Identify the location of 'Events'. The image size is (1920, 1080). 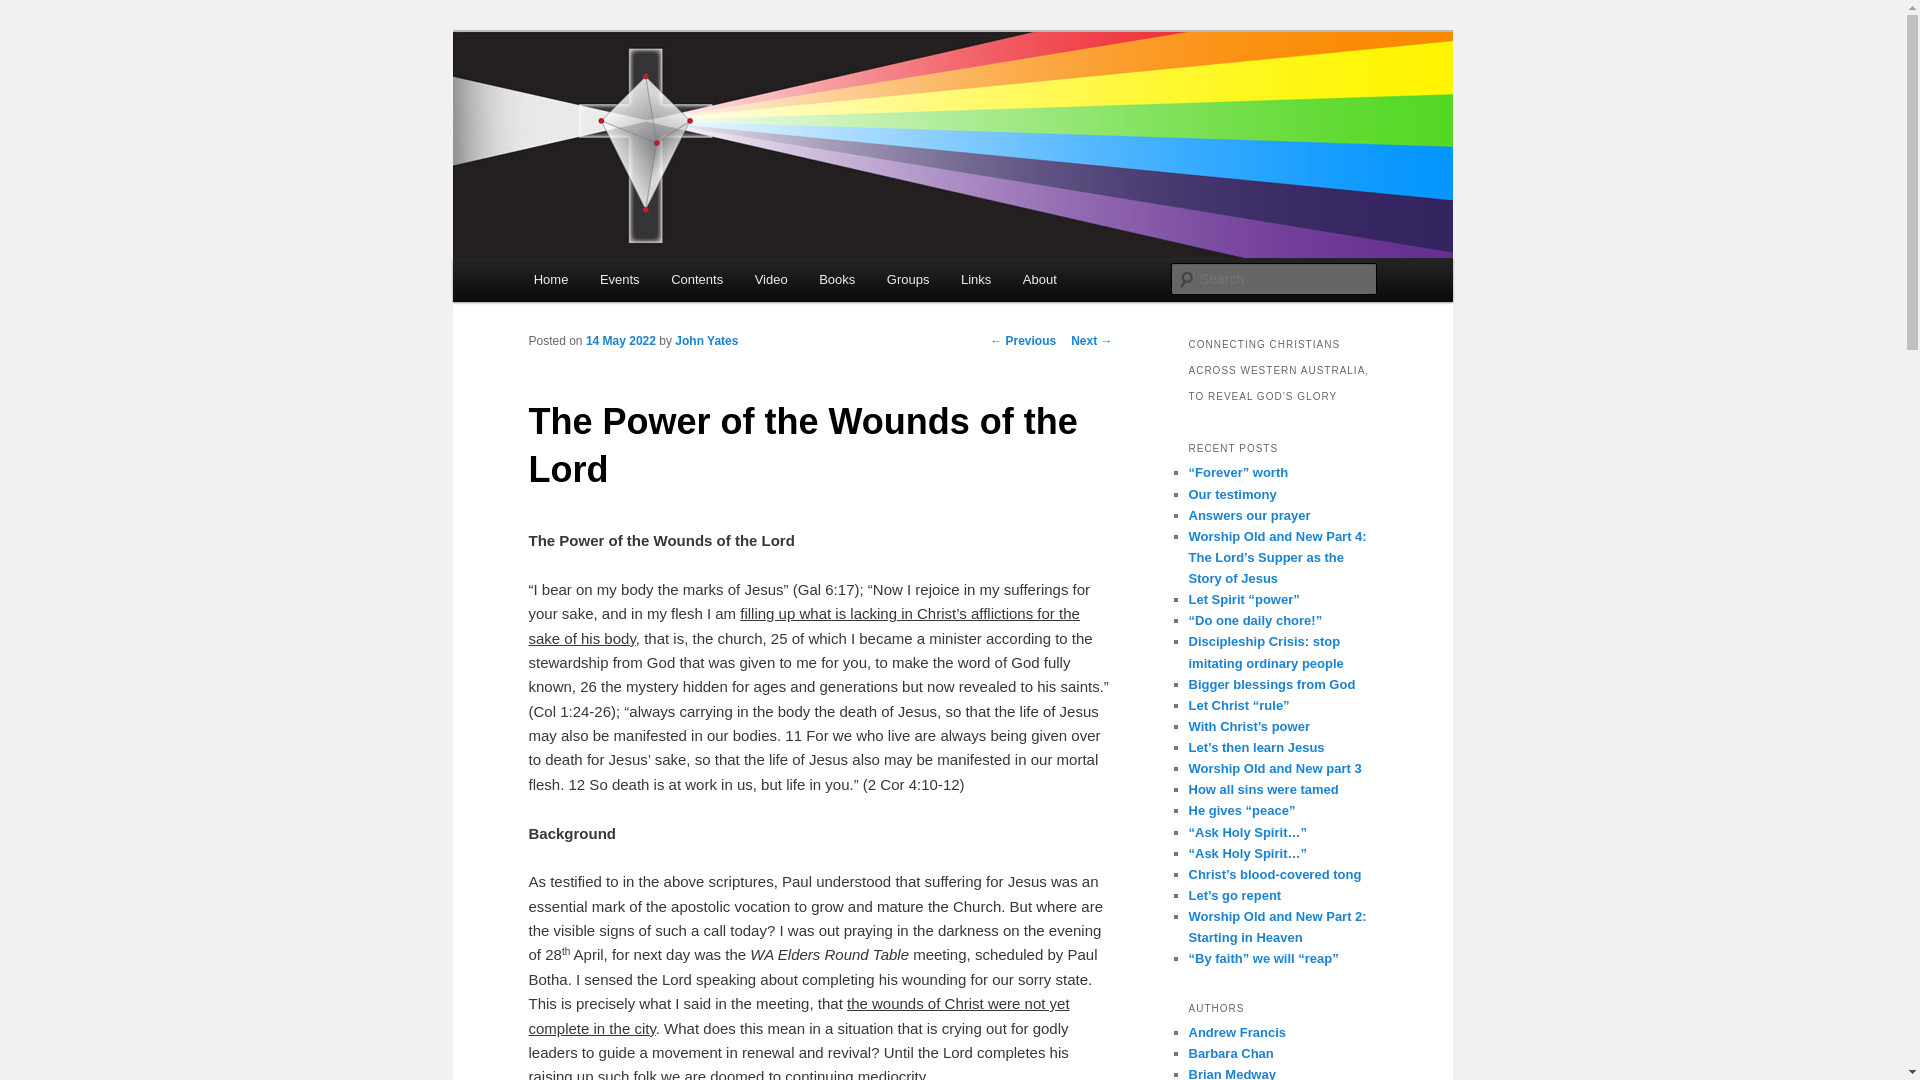
(583, 279).